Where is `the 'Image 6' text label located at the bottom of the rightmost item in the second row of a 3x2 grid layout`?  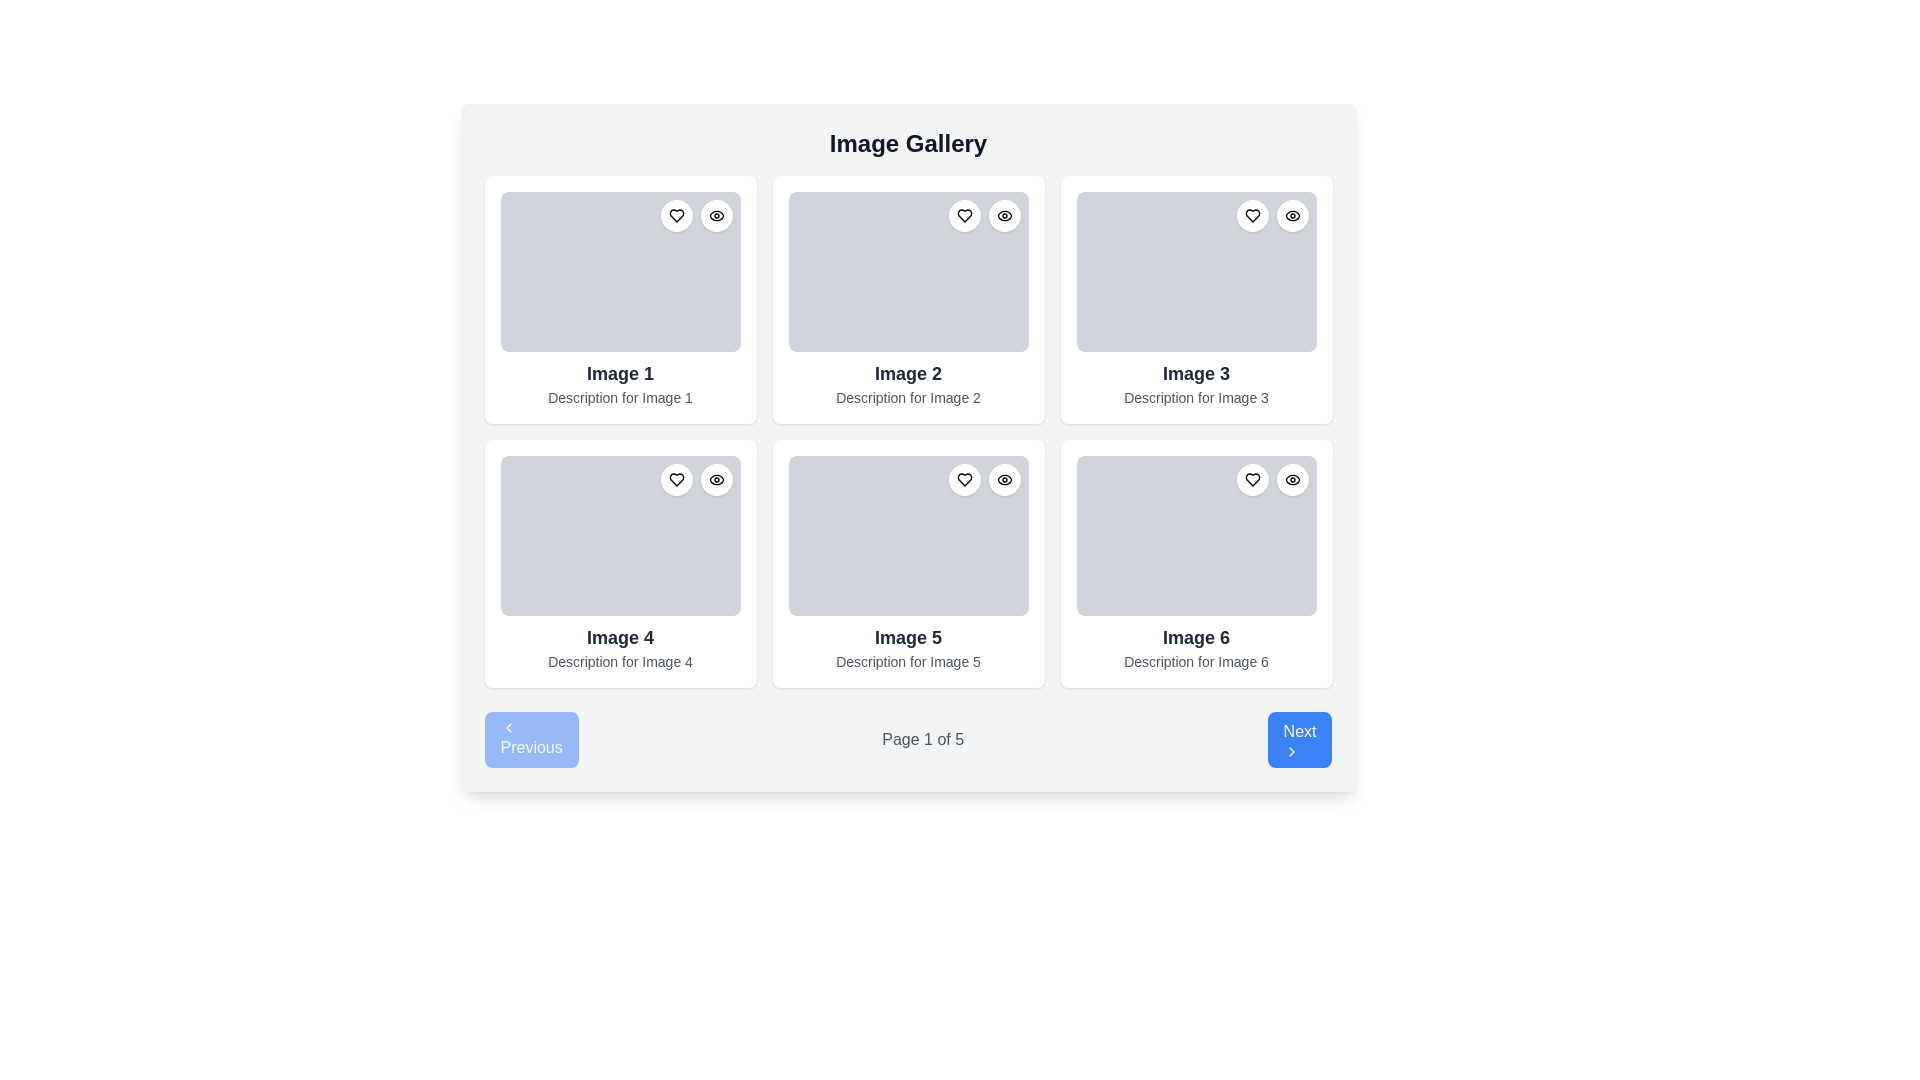 the 'Image 6' text label located at the bottom of the rightmost item in the second row of a 3x2 grid layout is located at coordinates (1196, 637).